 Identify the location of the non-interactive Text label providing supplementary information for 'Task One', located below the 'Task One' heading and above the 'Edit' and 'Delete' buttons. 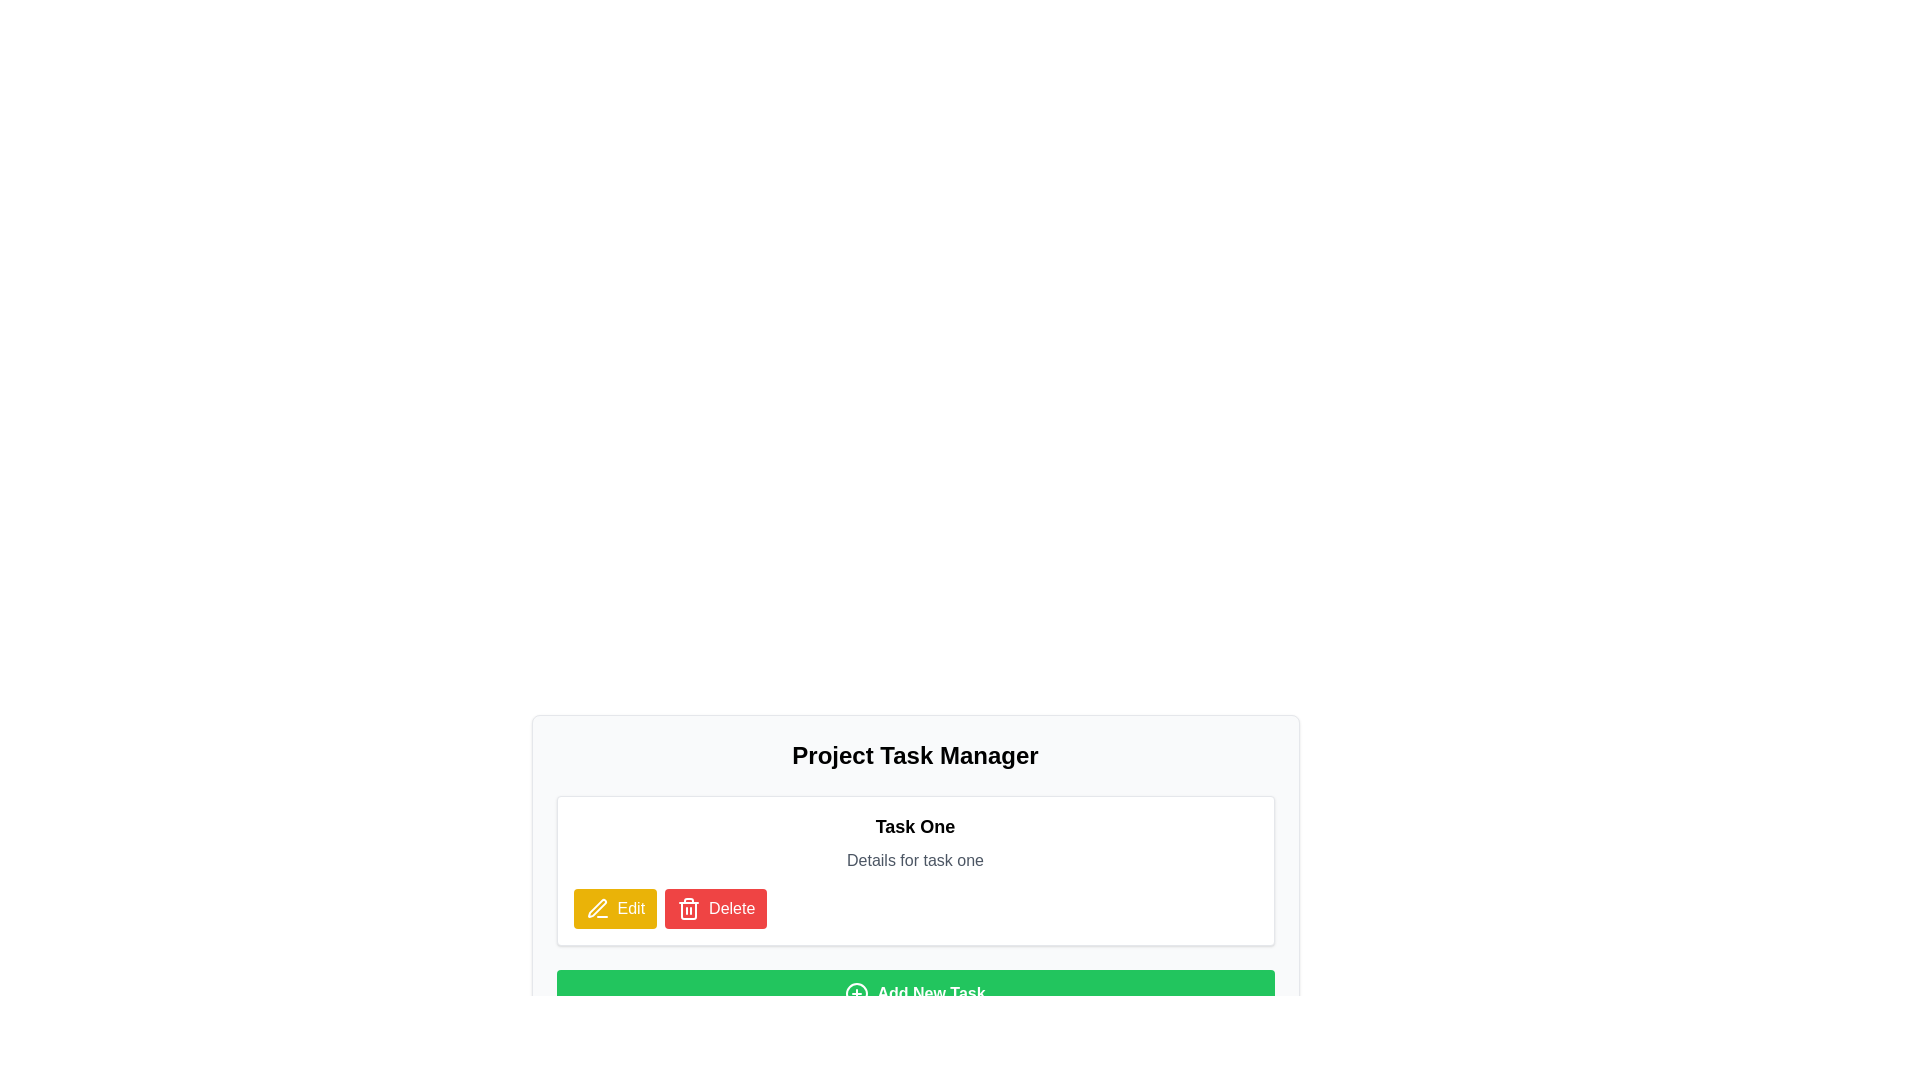
(914, 859).